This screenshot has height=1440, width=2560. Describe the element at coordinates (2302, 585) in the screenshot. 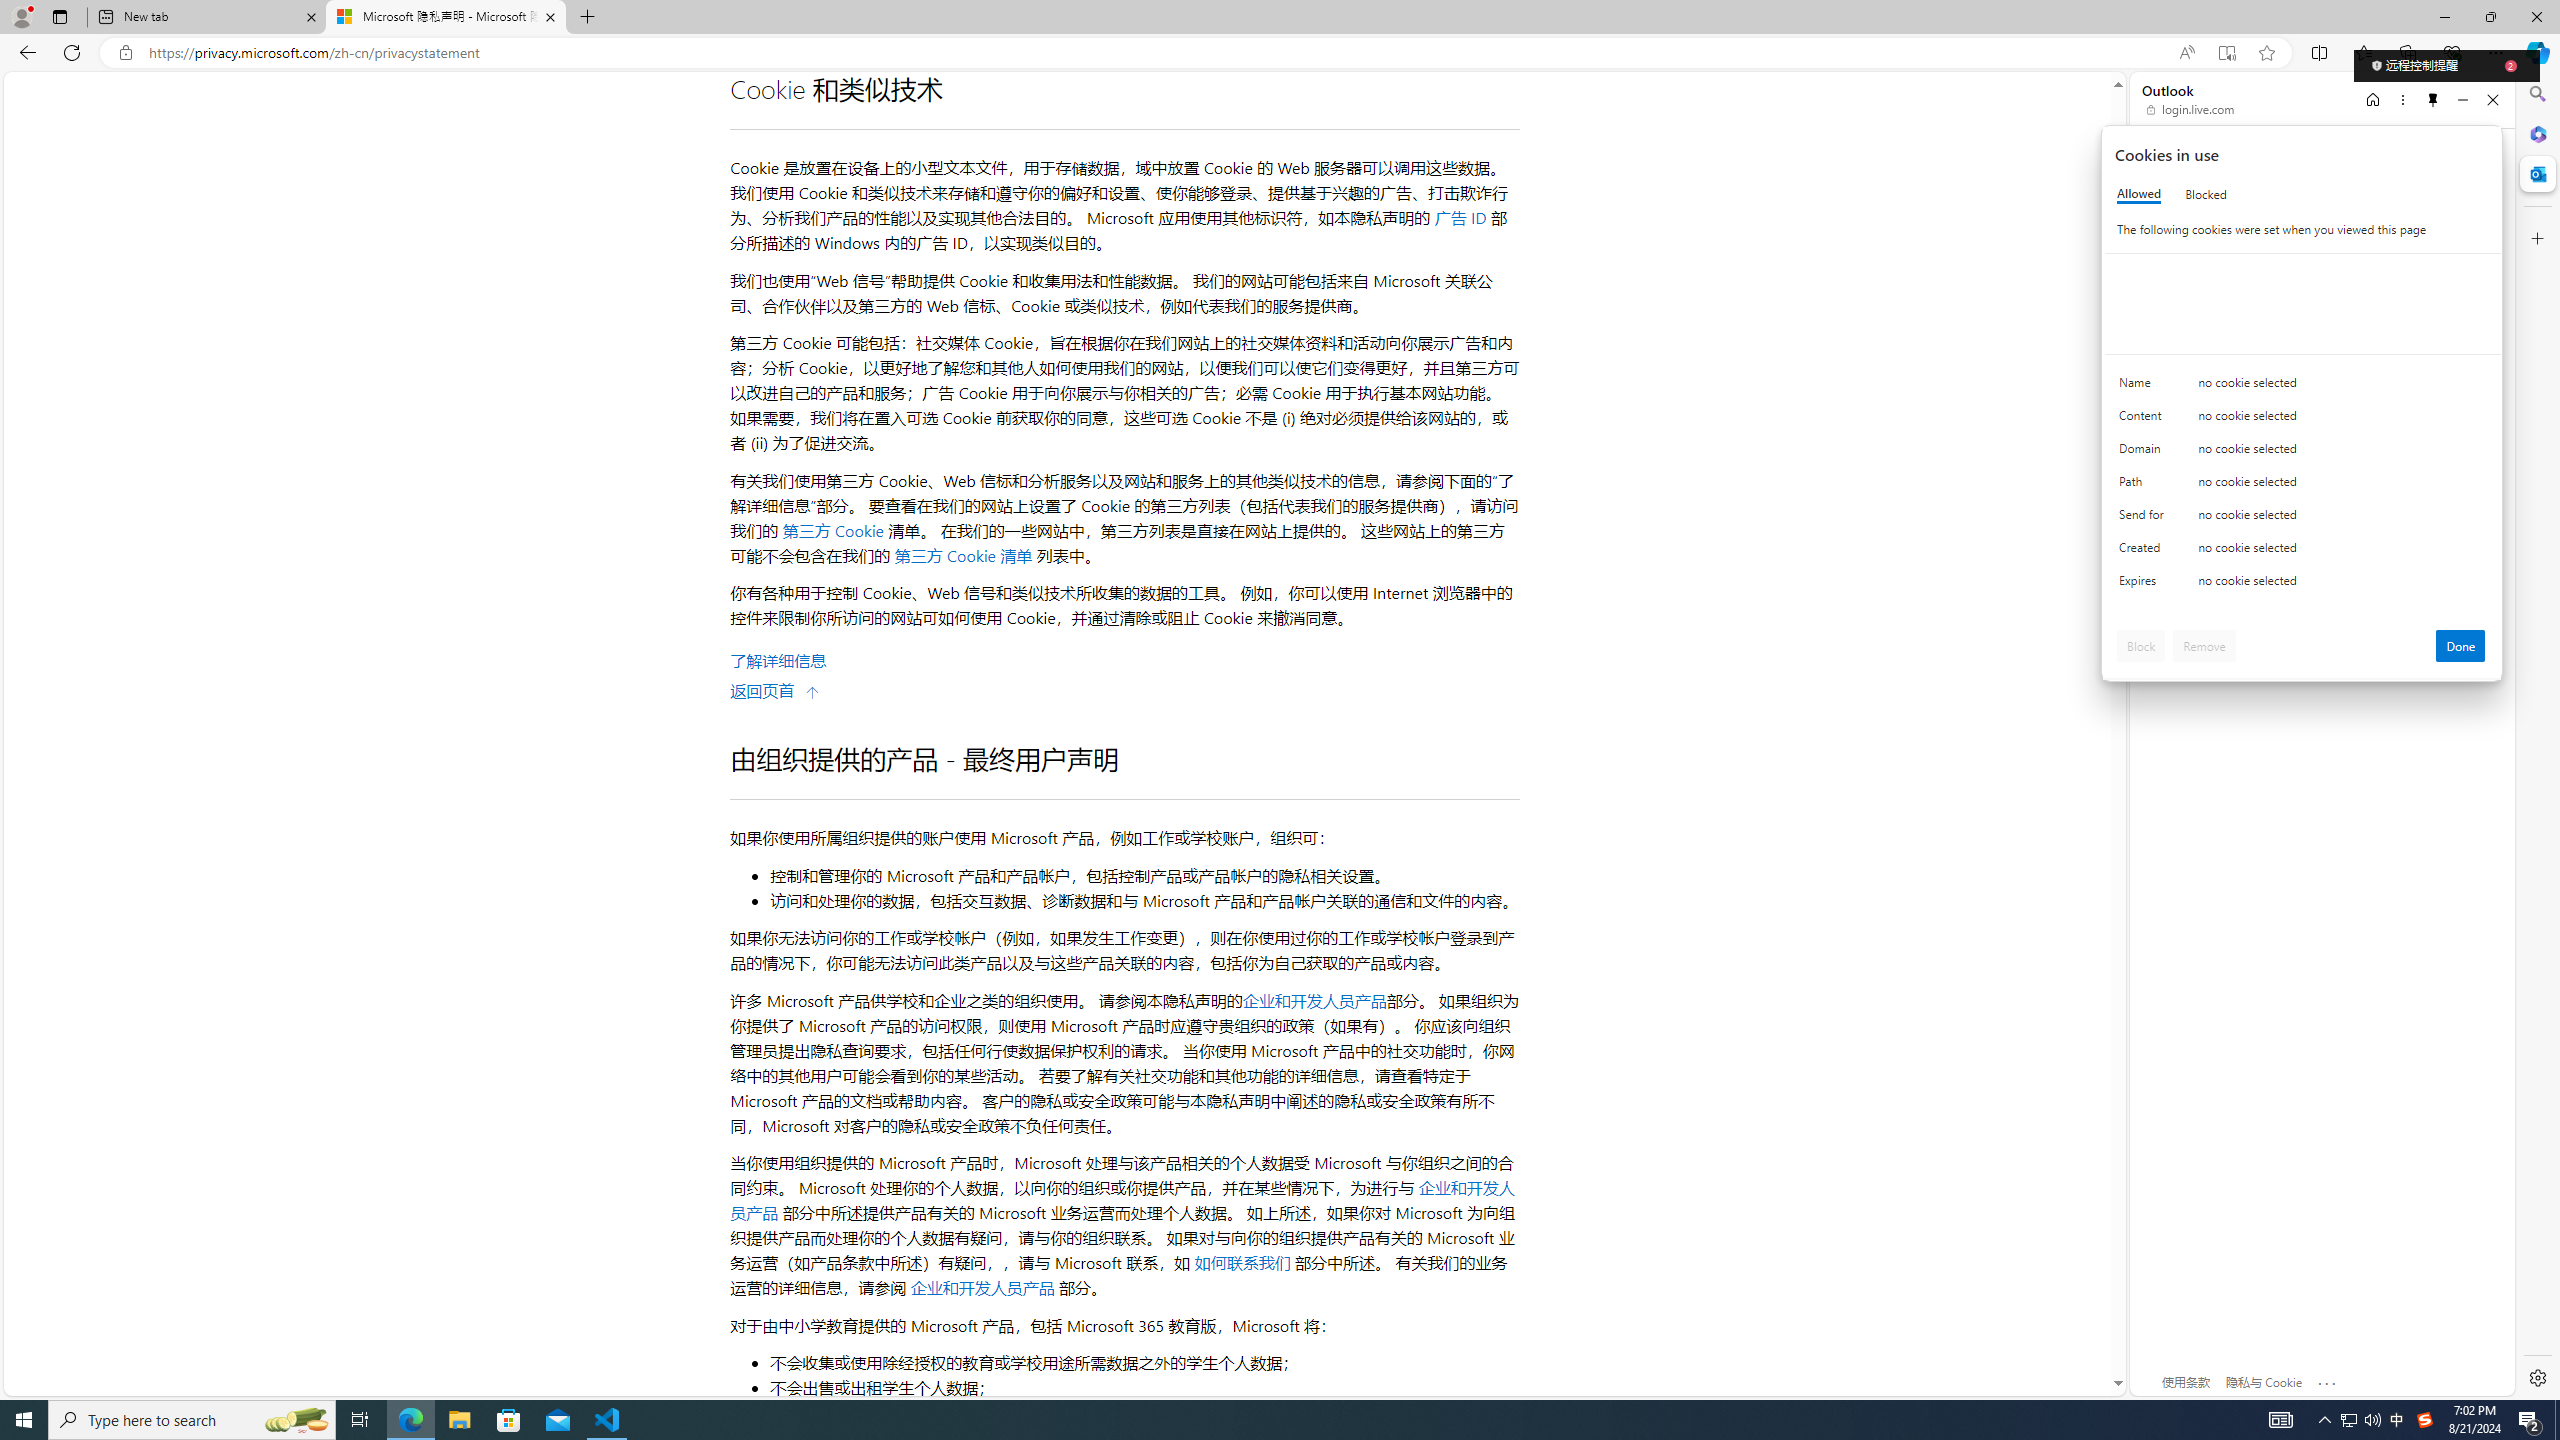

I see `'Class: c0153 c0157'` at that location.